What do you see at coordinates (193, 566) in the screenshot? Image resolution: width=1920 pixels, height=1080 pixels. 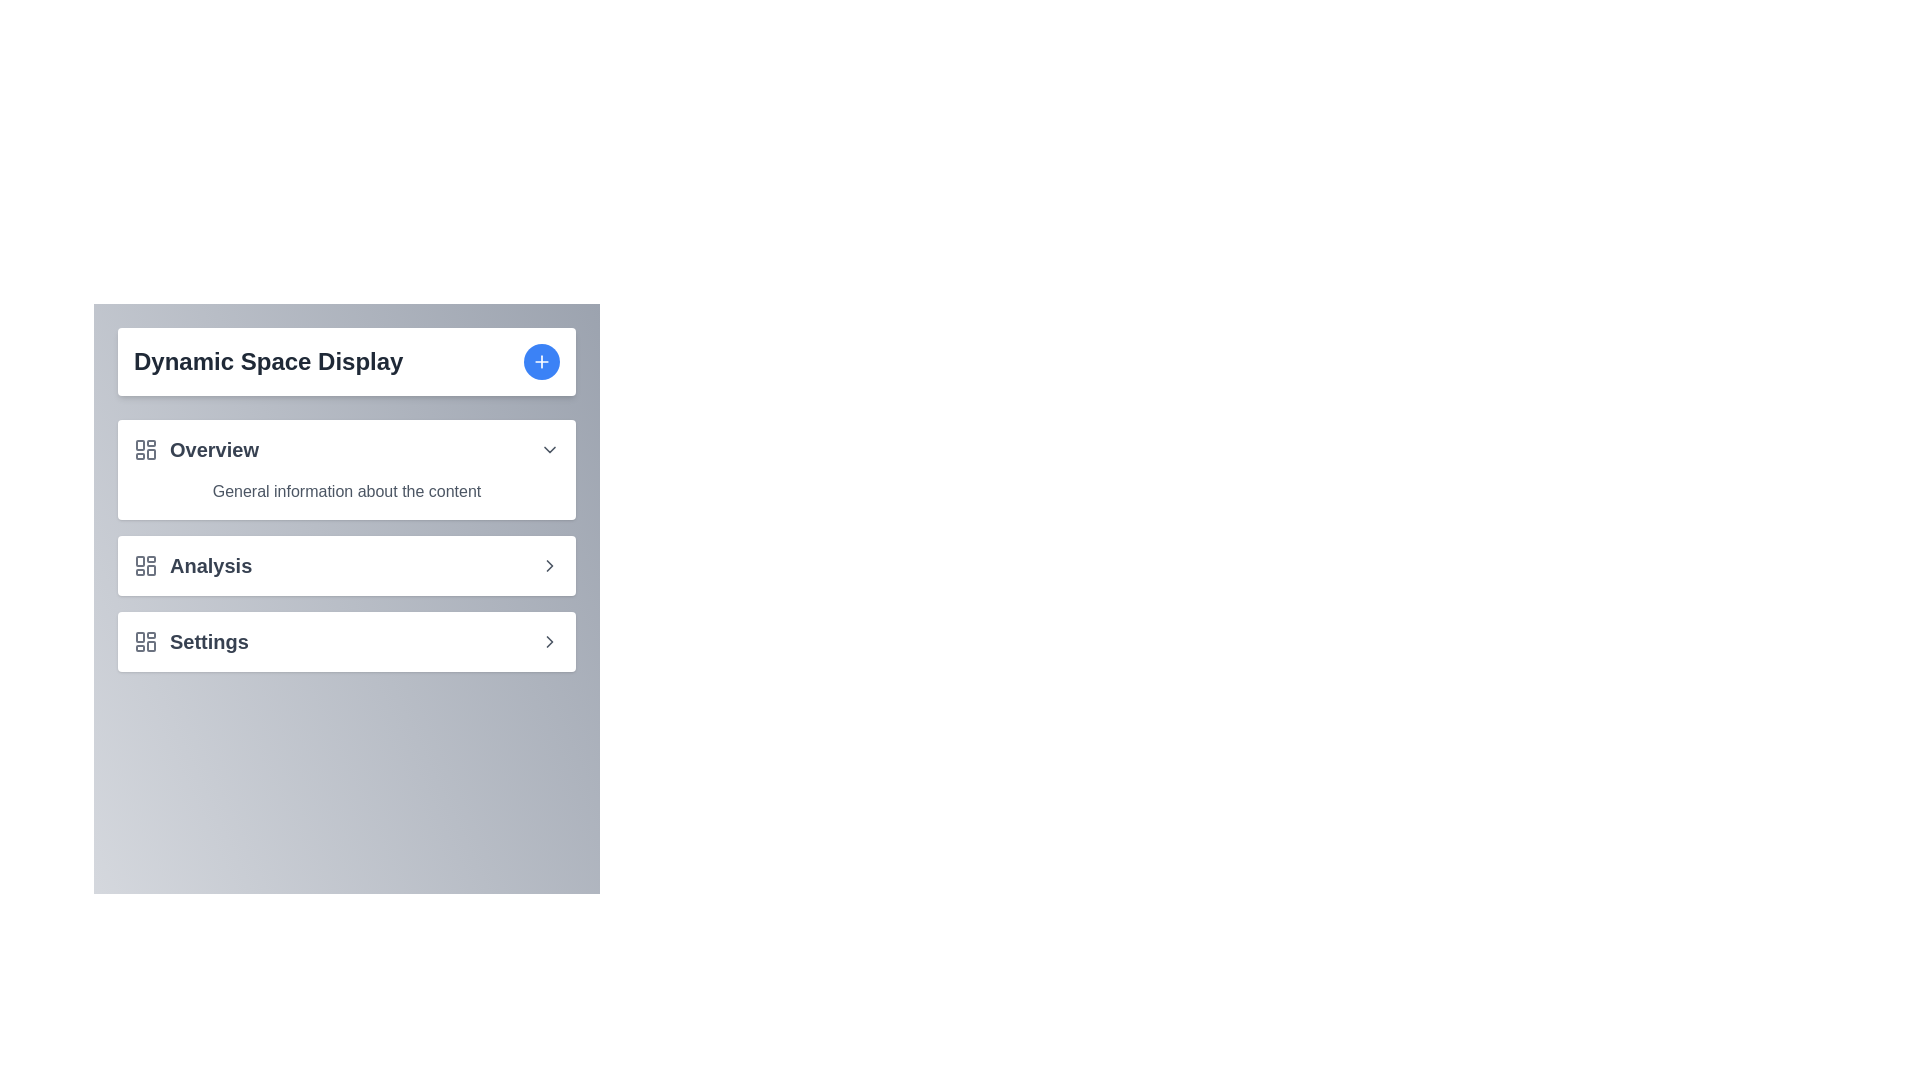 I see `the navigation item in the sidebar that combines an icon and a label, positioned as the second item in the list` at bounding box center [193, 566].